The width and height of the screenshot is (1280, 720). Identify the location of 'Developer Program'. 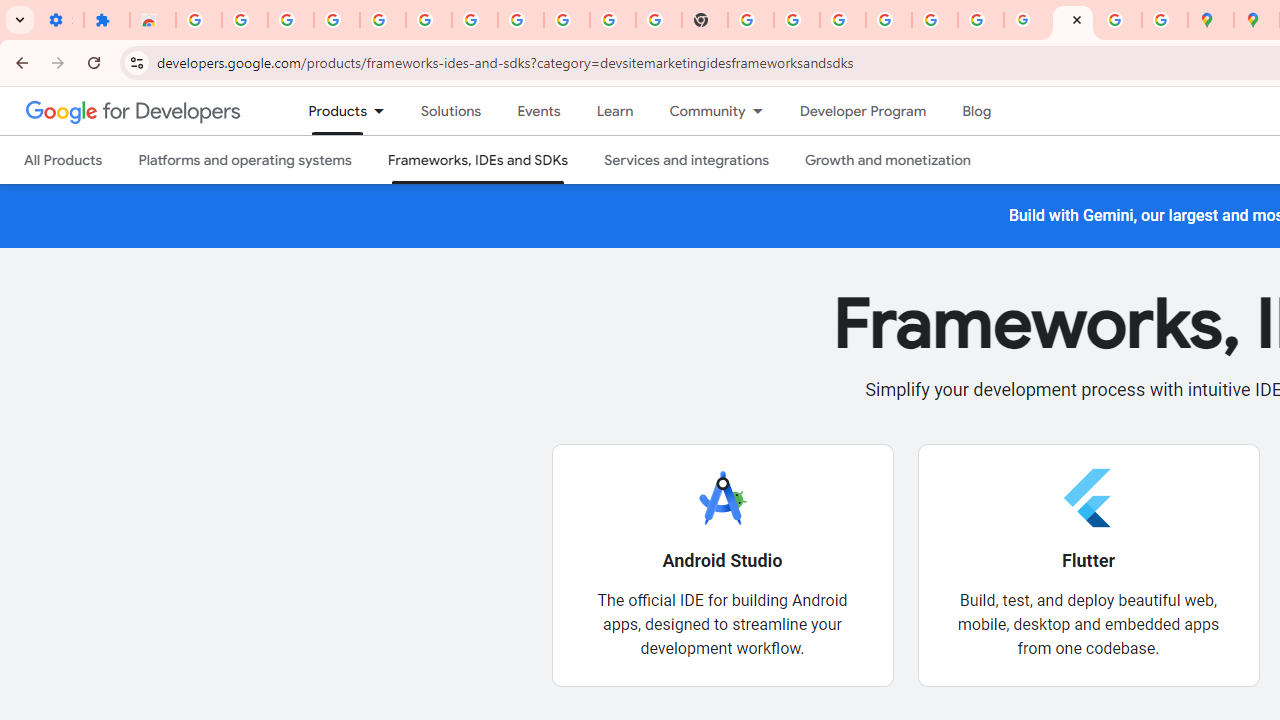
(862, 111).